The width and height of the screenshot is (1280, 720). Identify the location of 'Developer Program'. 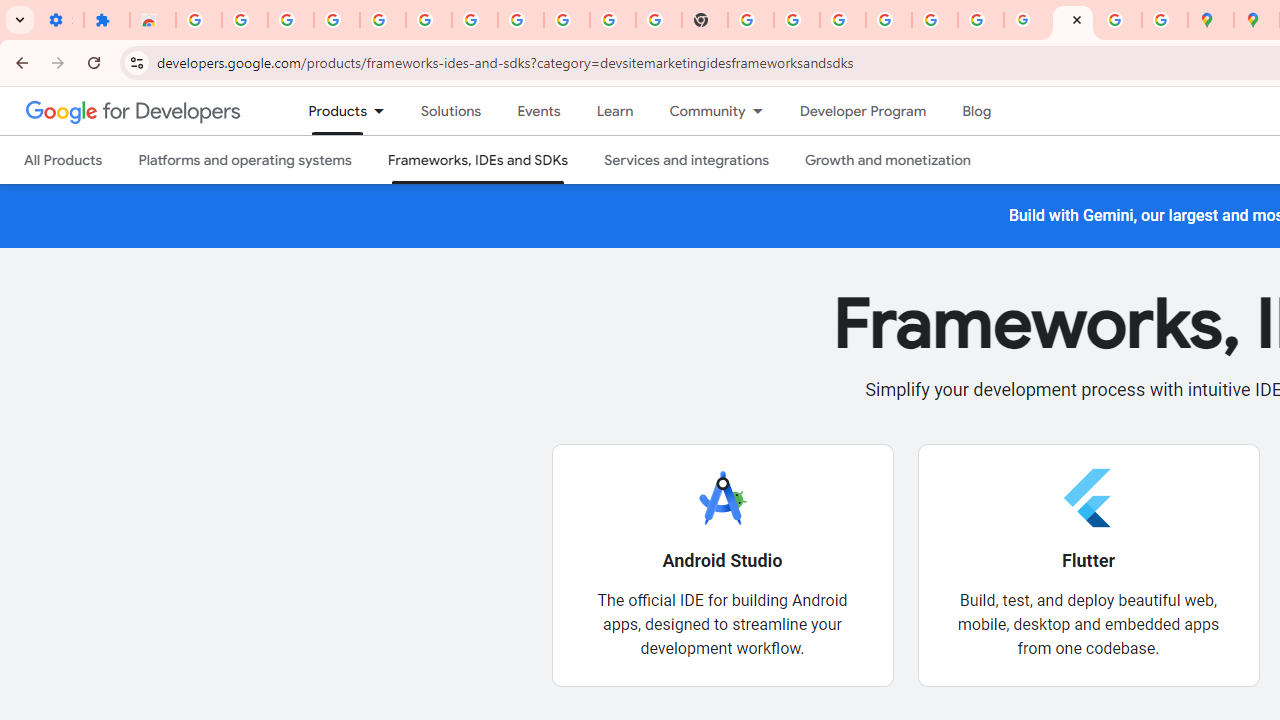
(862, 111).